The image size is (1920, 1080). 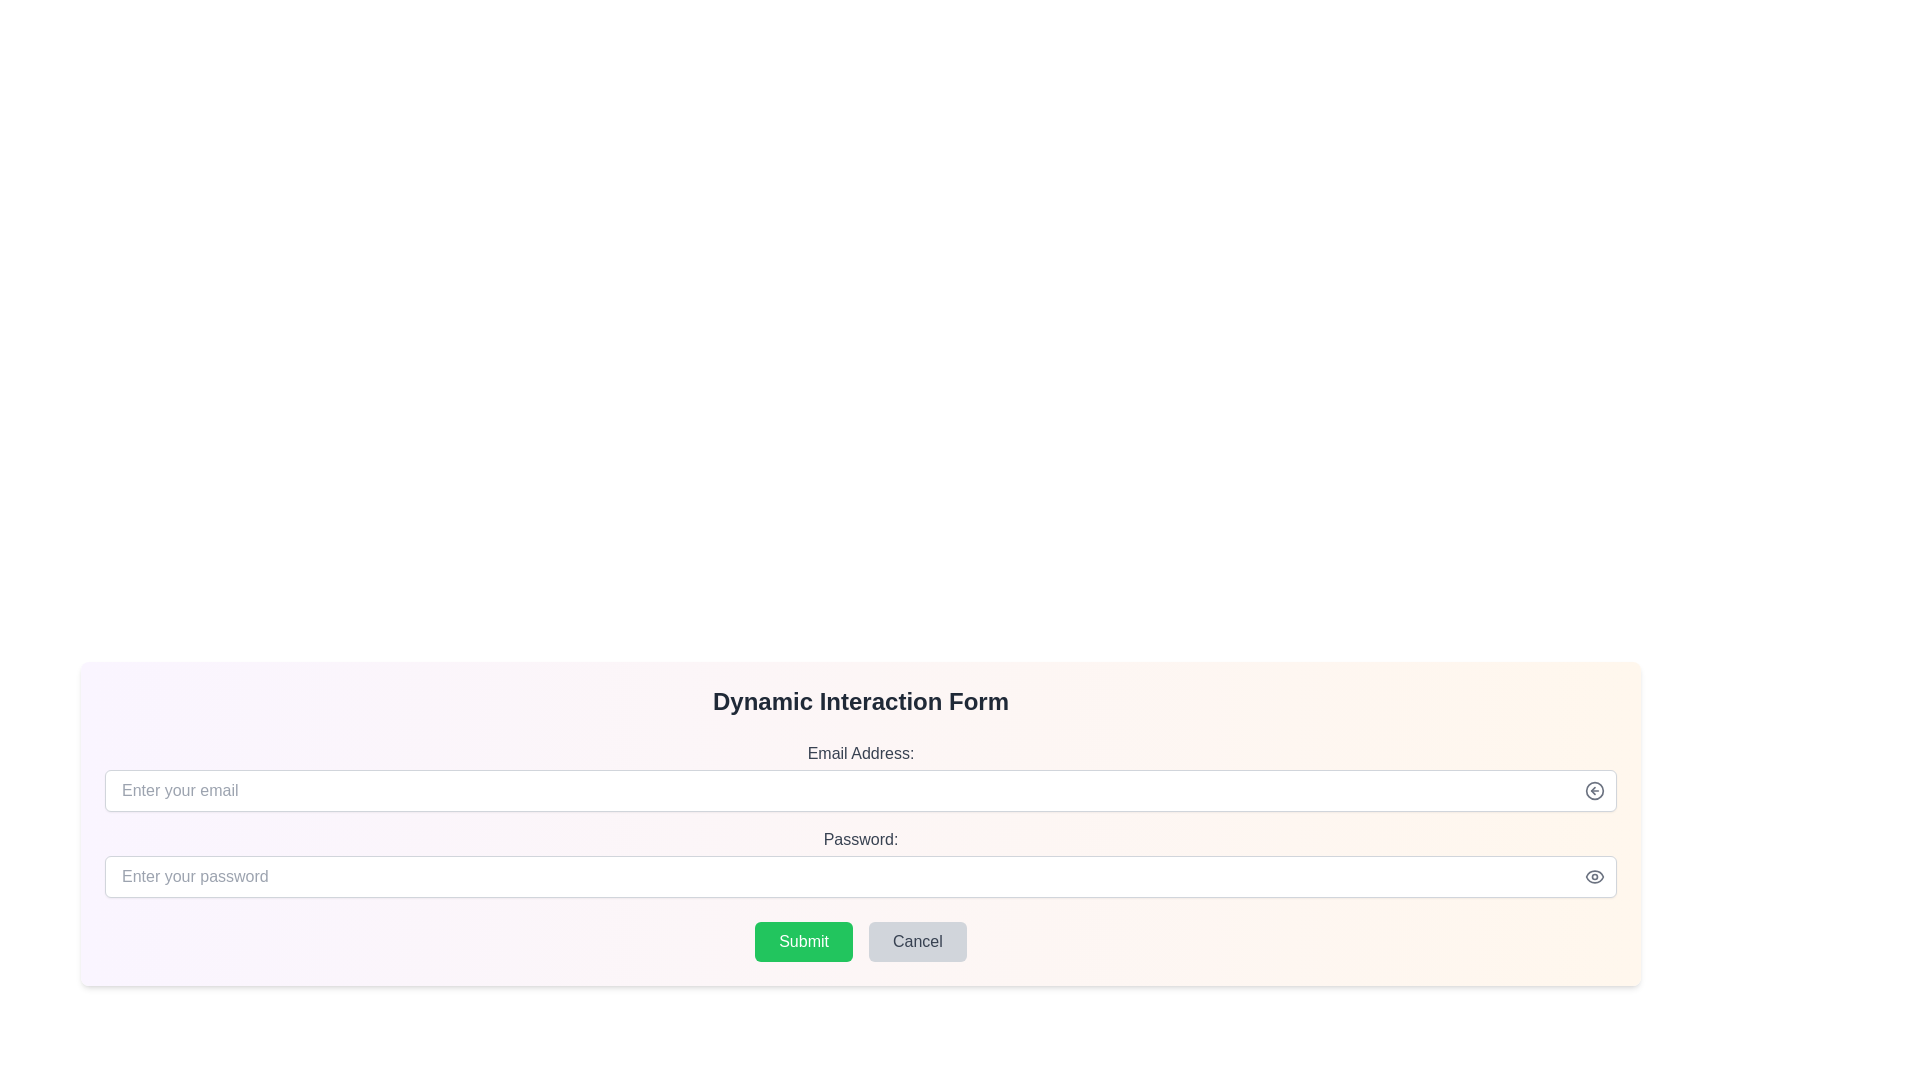 I want to click on the static text label at the top of the form, which serves as the title, to provide users with an understanding of the form's purpose, so click(x=860, y=701).